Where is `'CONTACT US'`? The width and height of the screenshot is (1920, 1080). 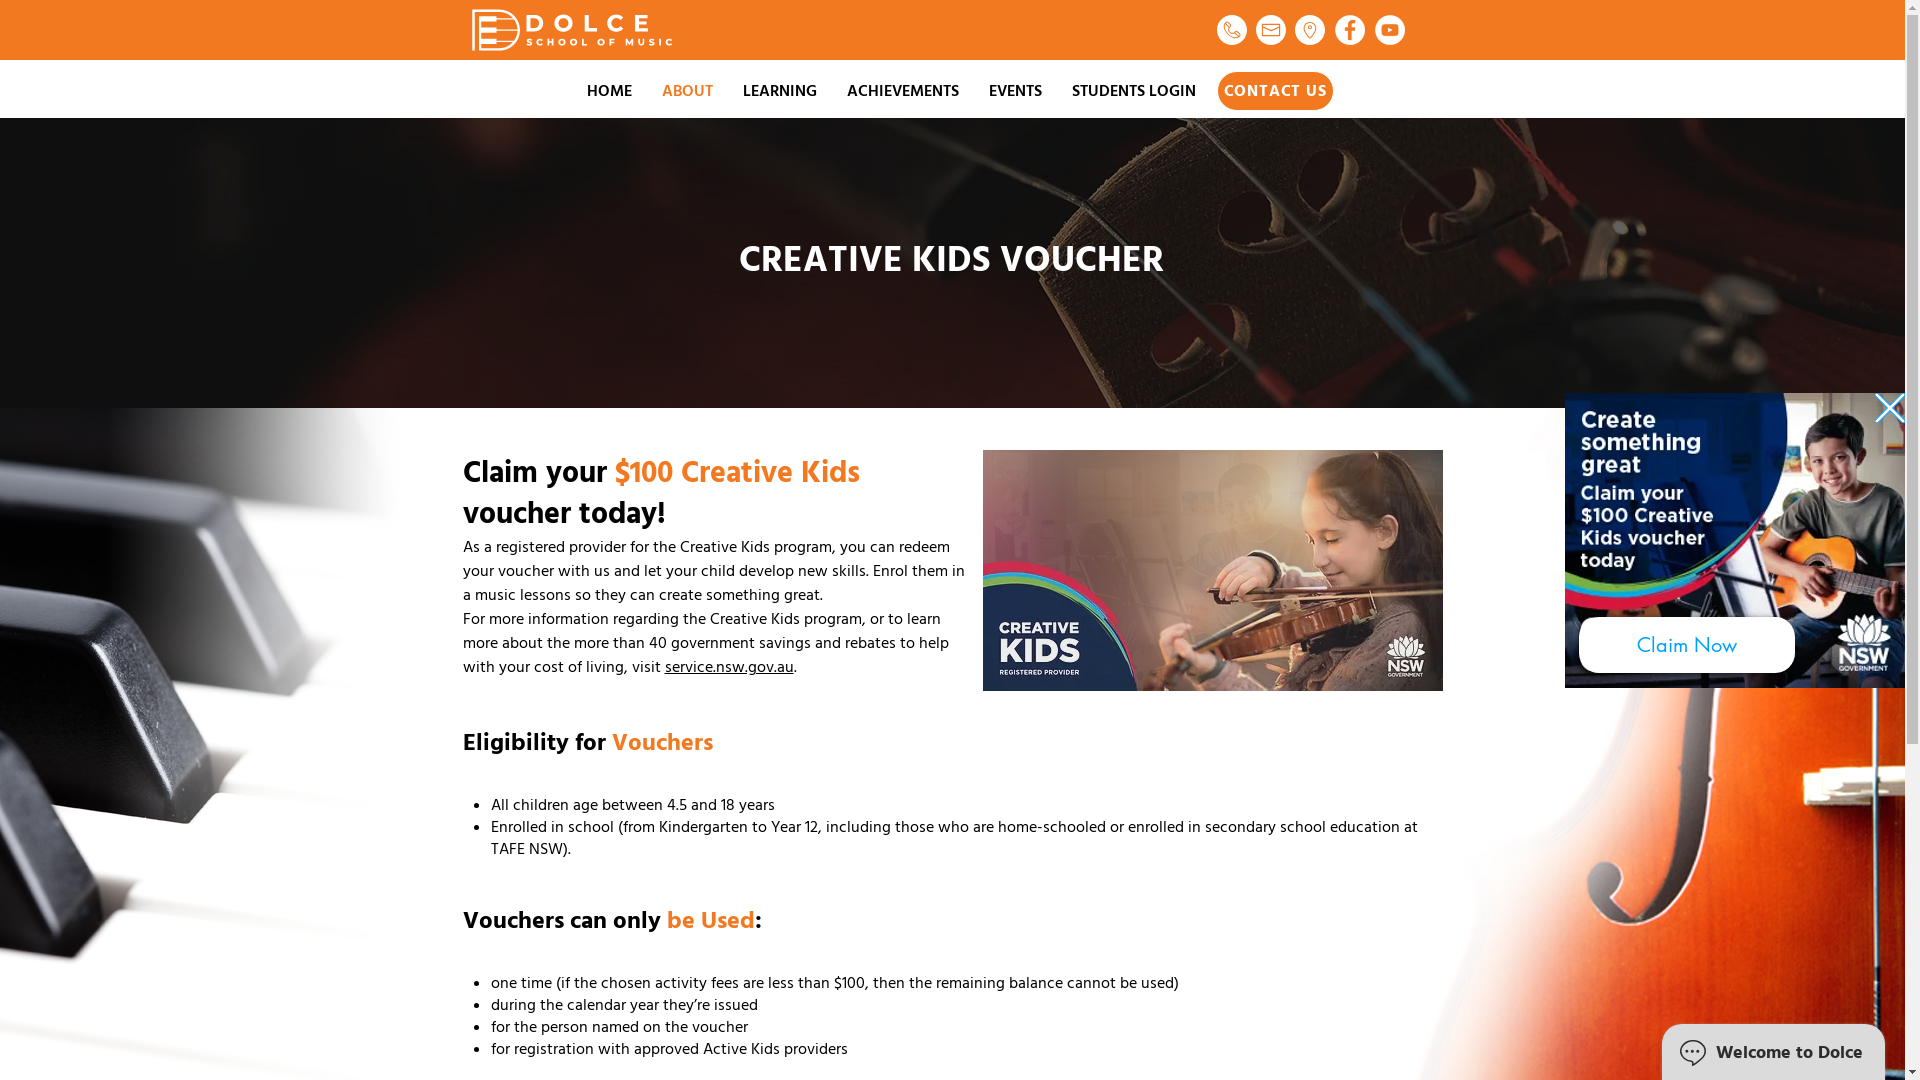 'CONTACT US' is located at coordinates (1270, 91).